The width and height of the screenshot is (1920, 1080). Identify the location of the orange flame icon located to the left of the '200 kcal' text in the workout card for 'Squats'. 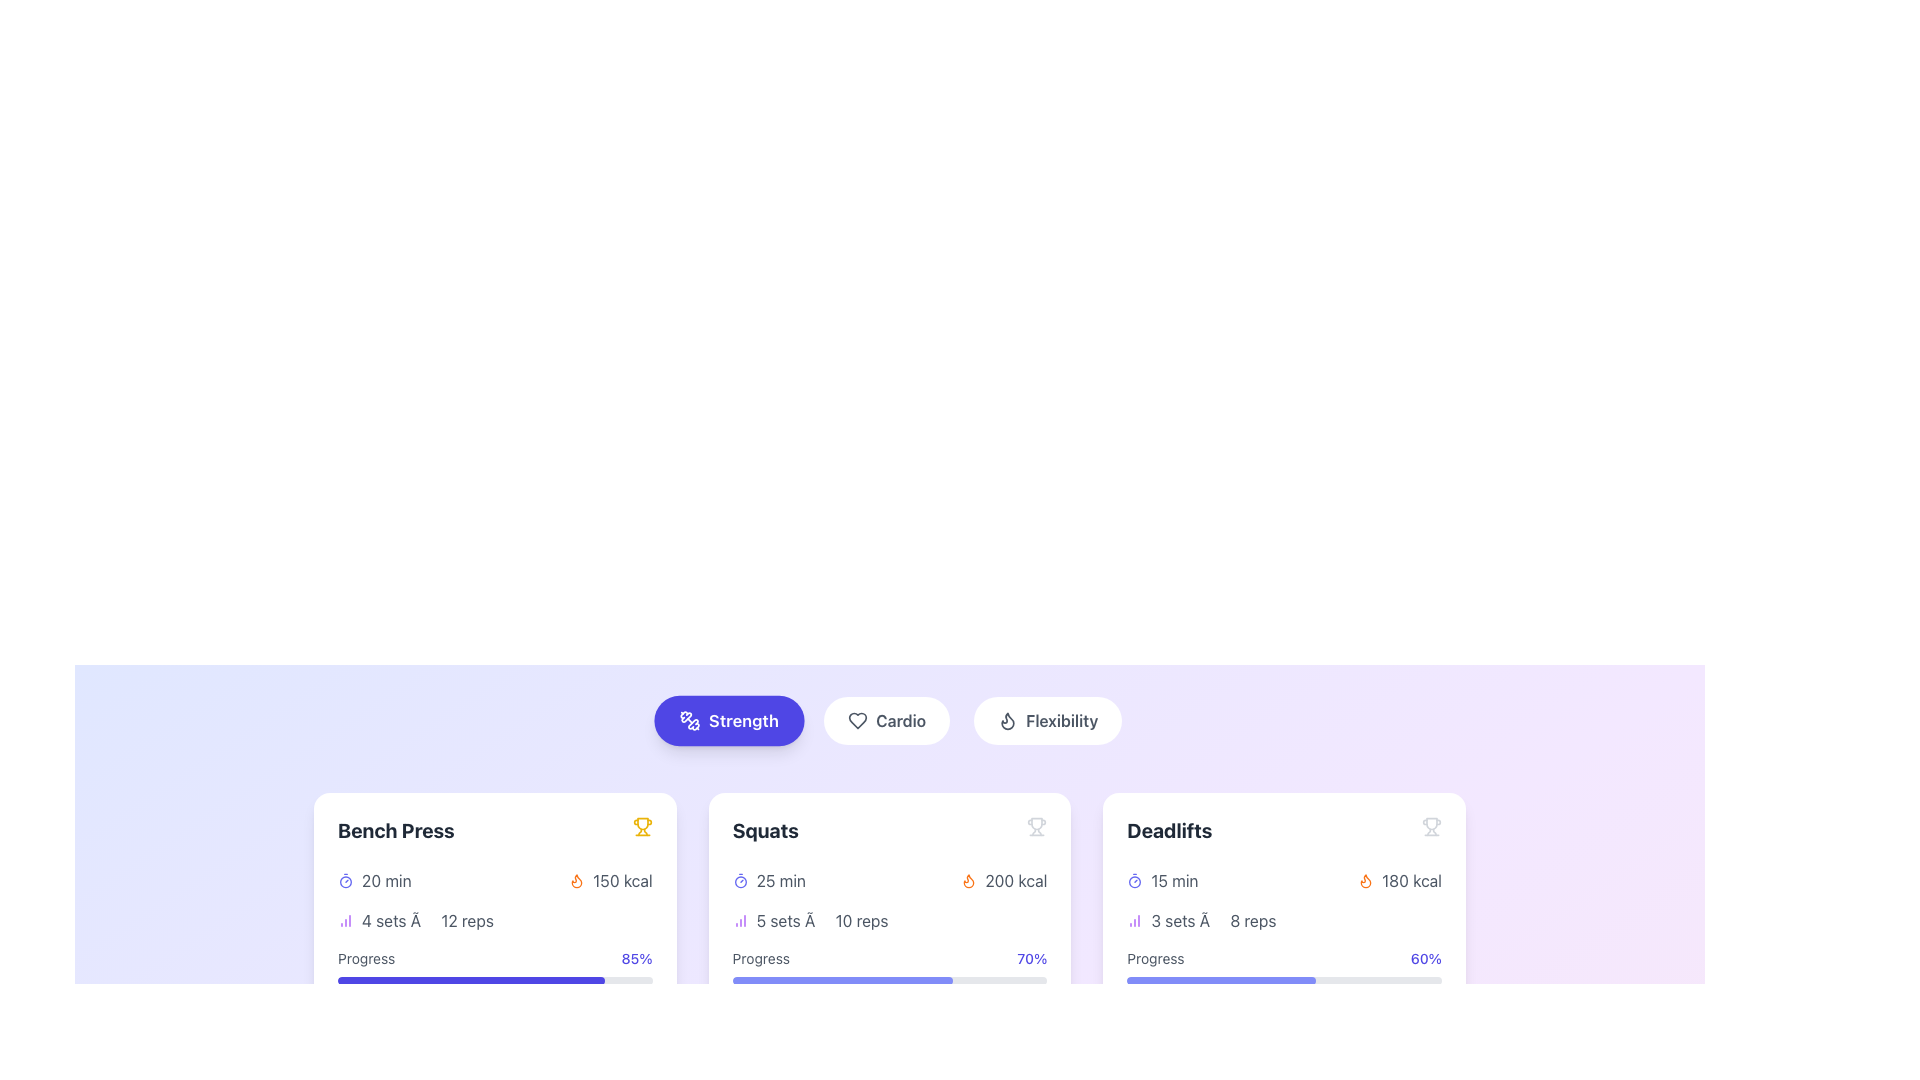
(969, 879).